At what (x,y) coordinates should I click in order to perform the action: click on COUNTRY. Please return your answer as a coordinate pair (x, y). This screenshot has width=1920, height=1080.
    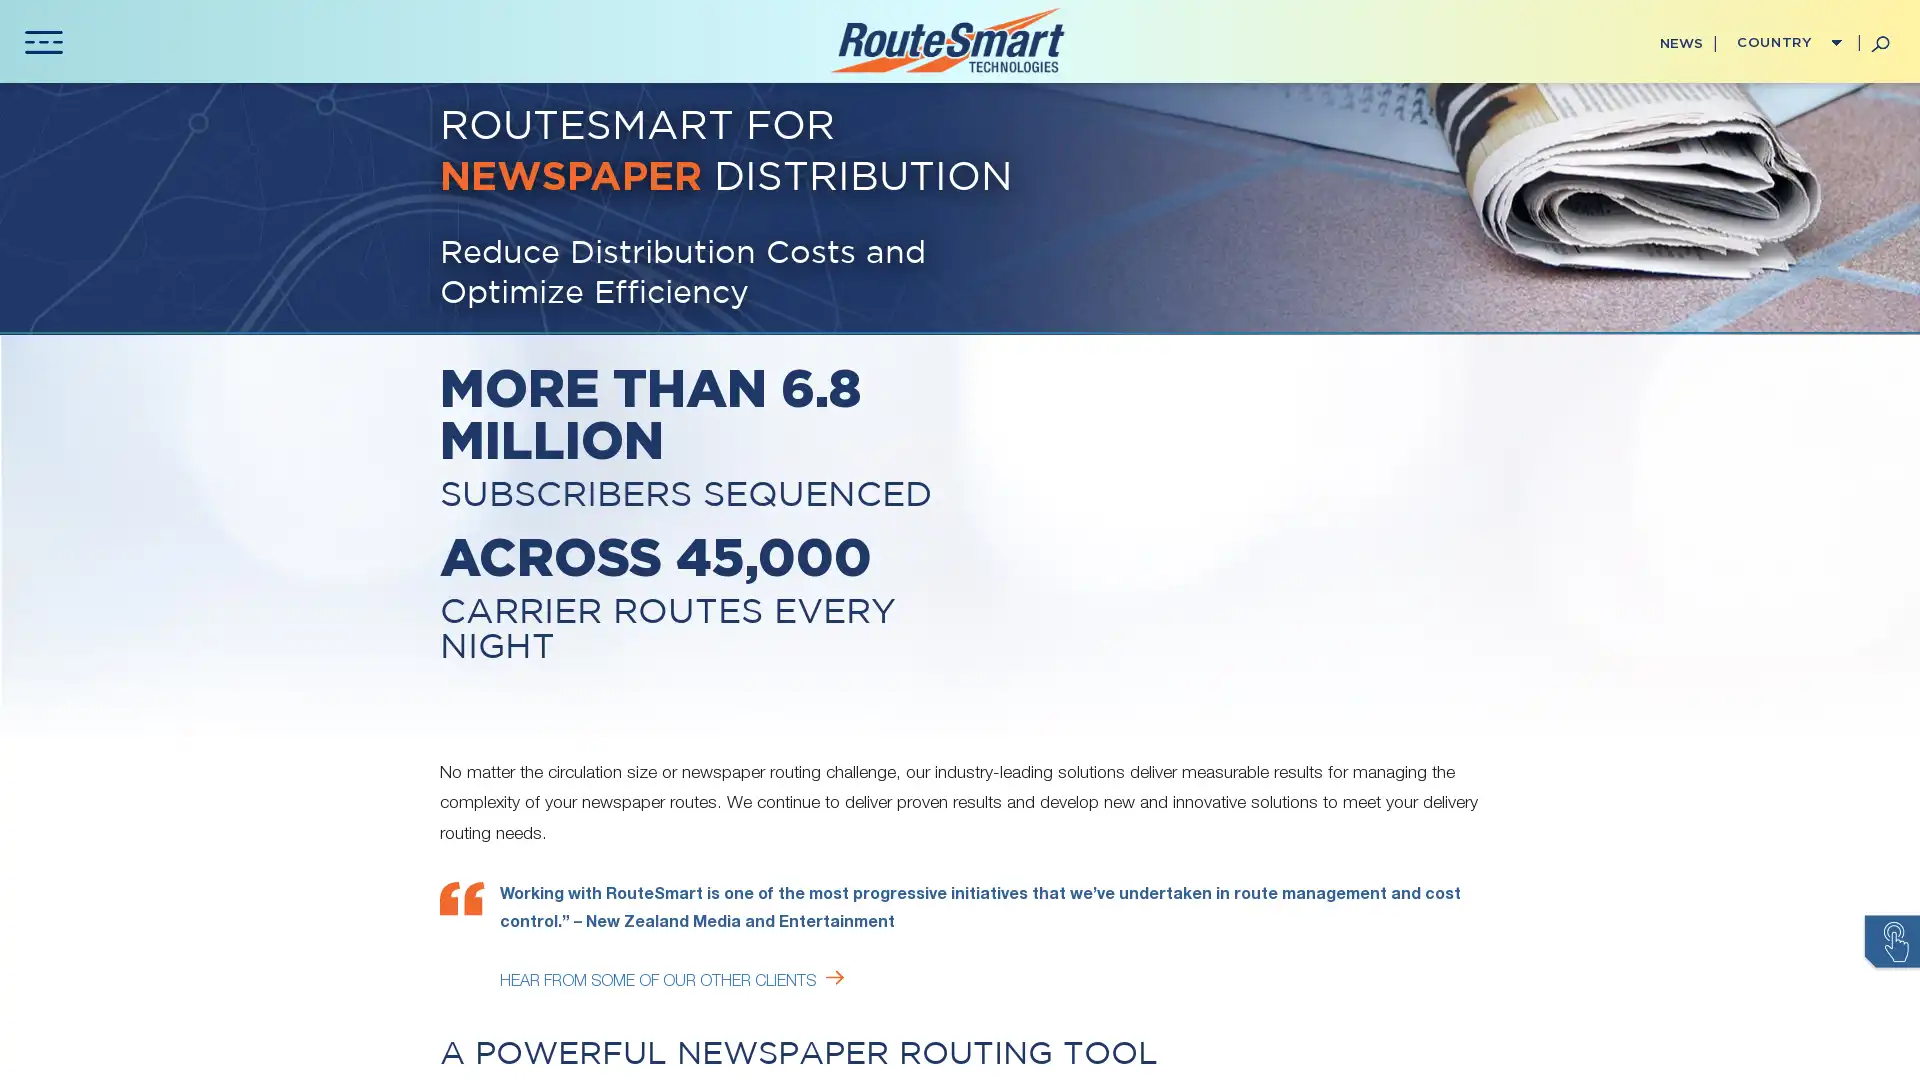
    Looking at the image, I should click on (1786, 43).